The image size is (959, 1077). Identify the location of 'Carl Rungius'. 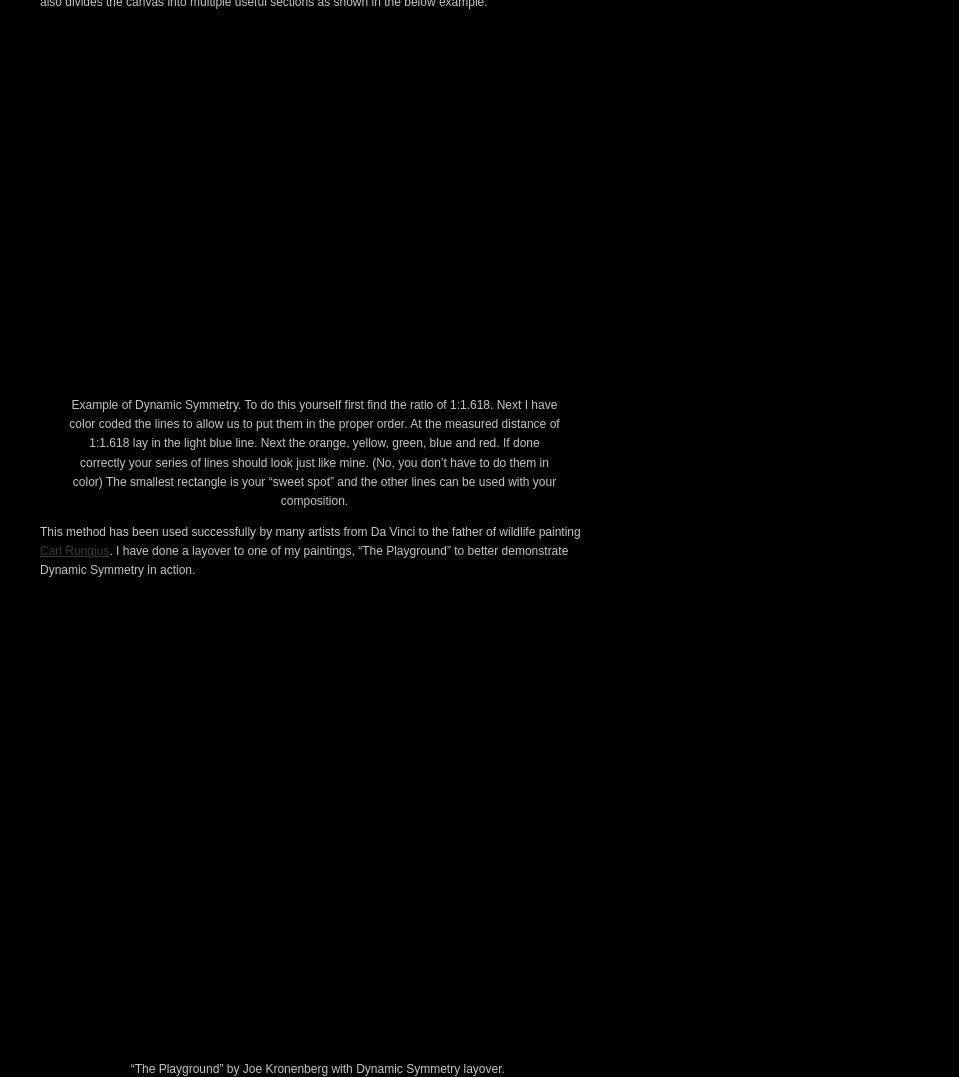
(74, 898).